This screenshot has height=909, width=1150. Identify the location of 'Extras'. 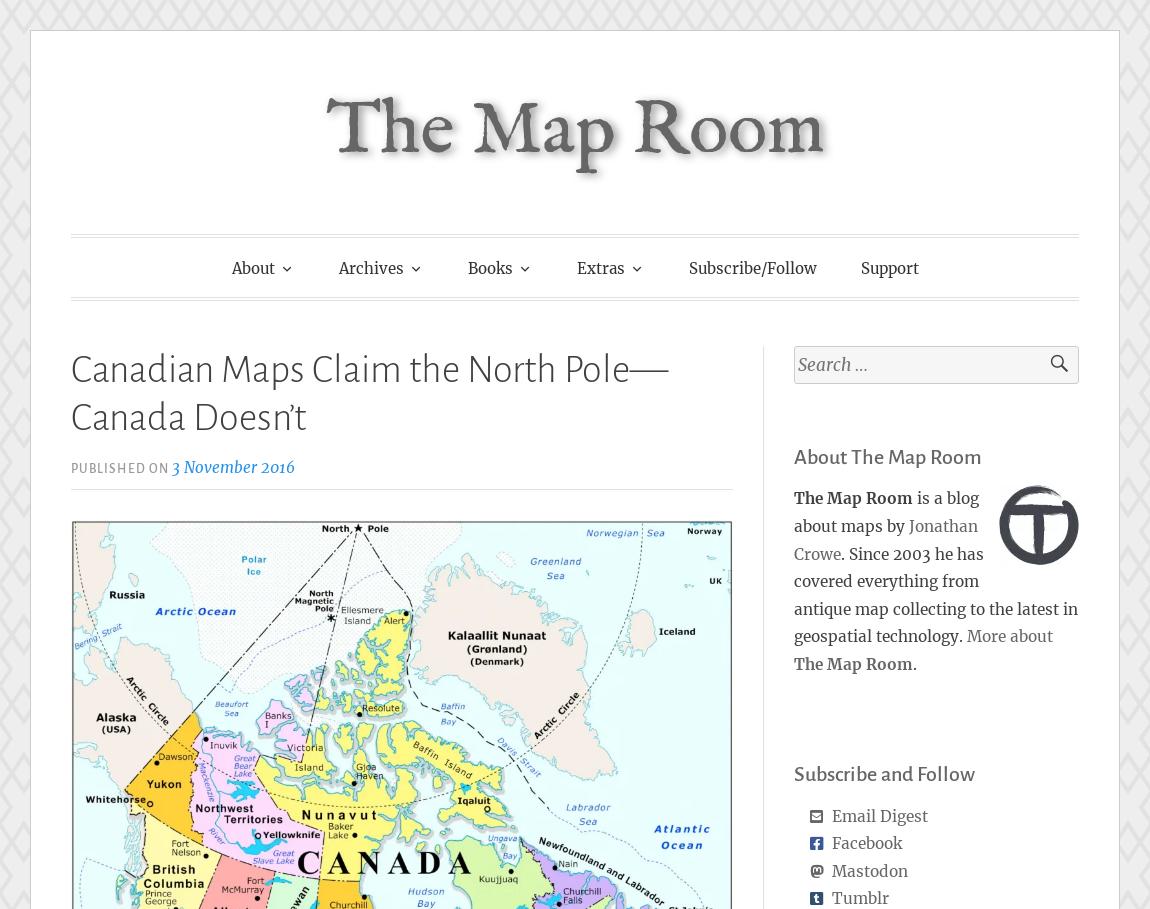
(598, 267).